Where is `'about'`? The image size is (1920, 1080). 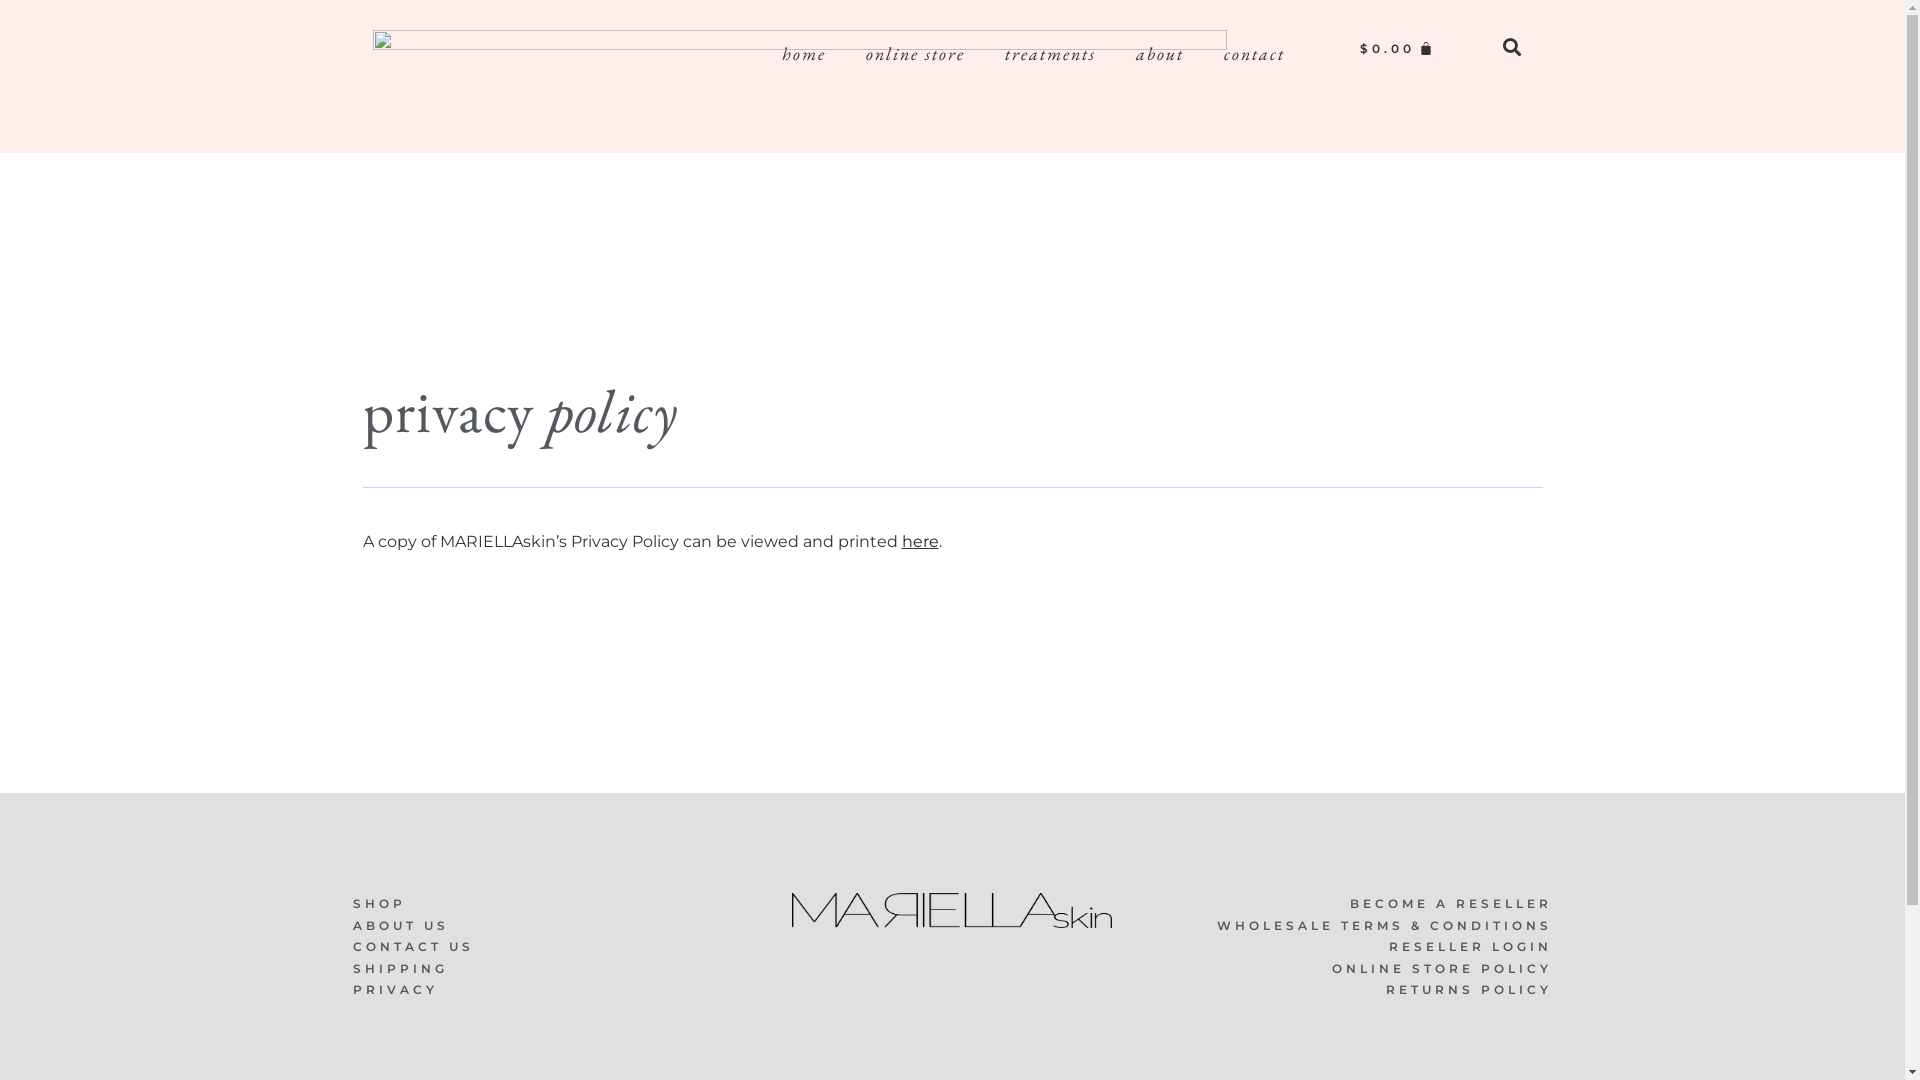
'about' is located at coordinates (1160, 53).